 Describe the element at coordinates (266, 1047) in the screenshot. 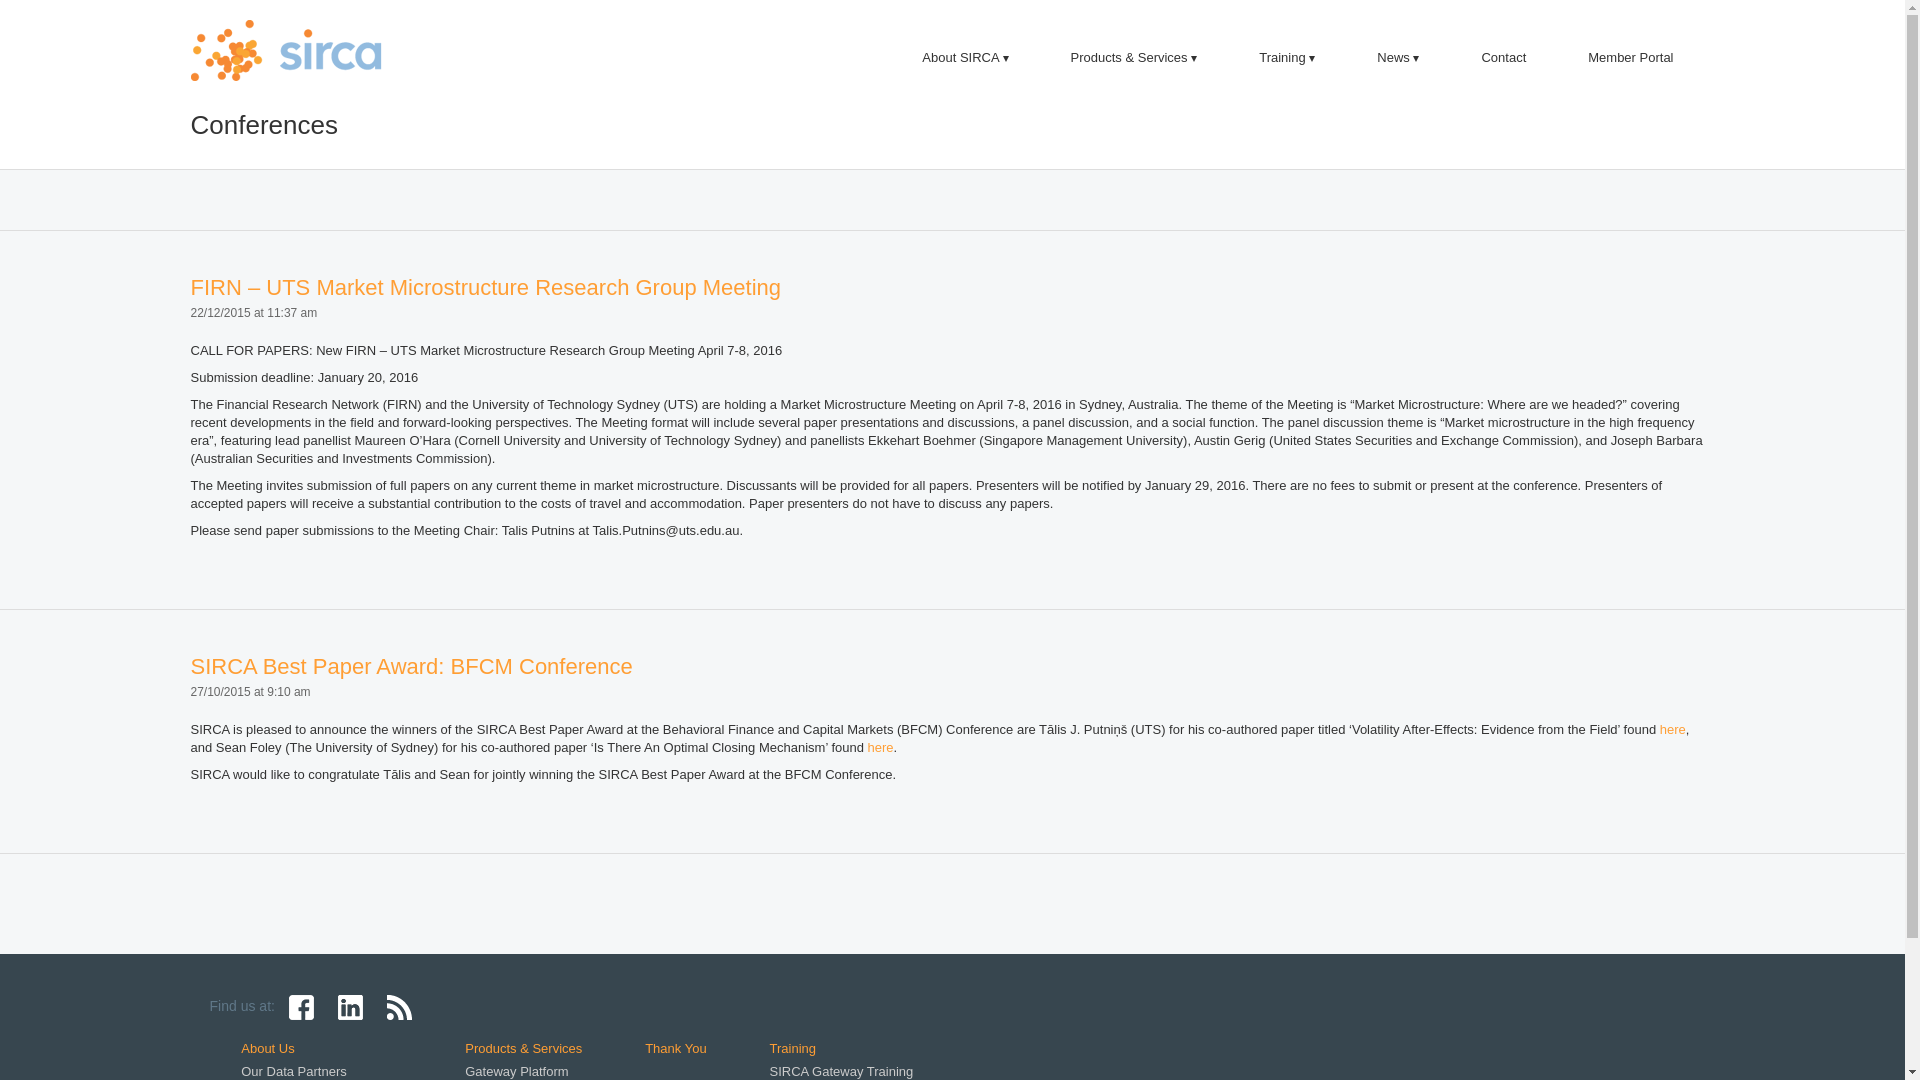

I see `'About Us'` at that location.